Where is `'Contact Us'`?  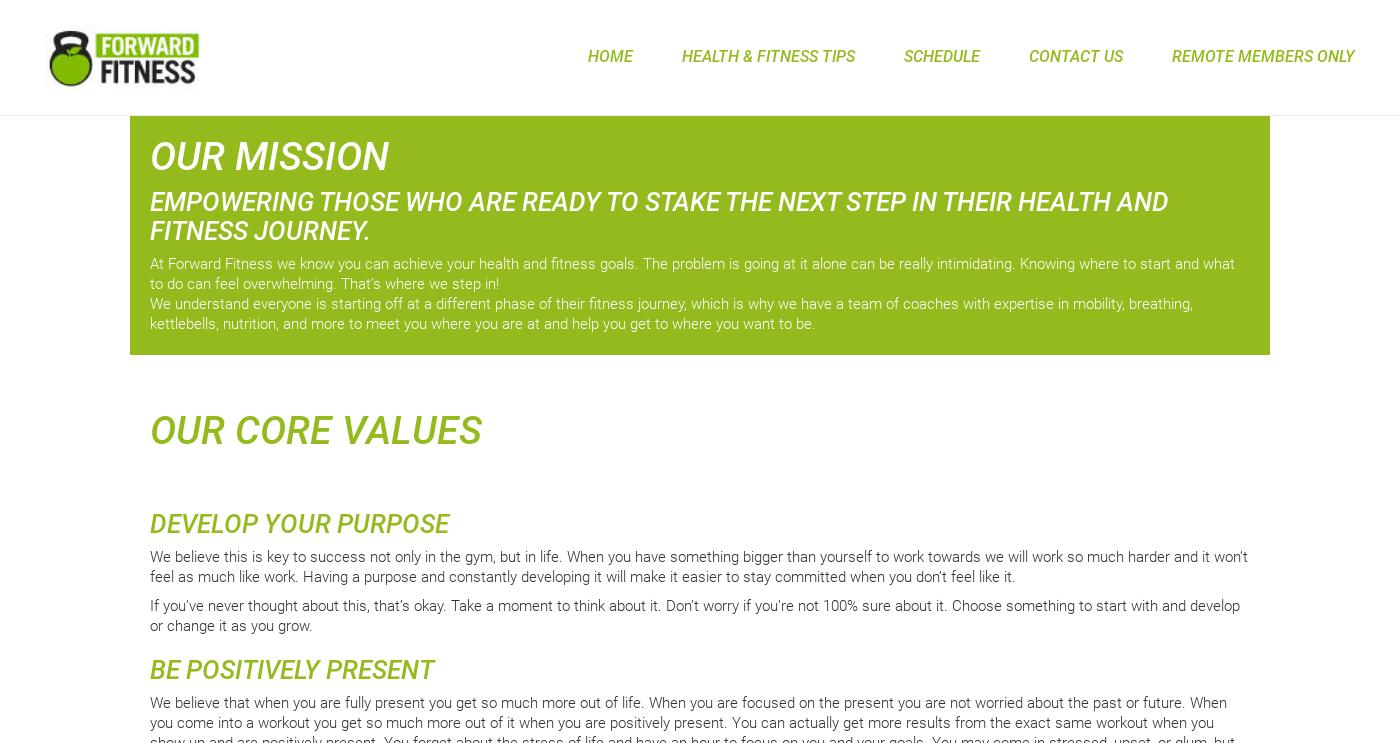
'Contact Us' is located at coordinates (1029, 55).